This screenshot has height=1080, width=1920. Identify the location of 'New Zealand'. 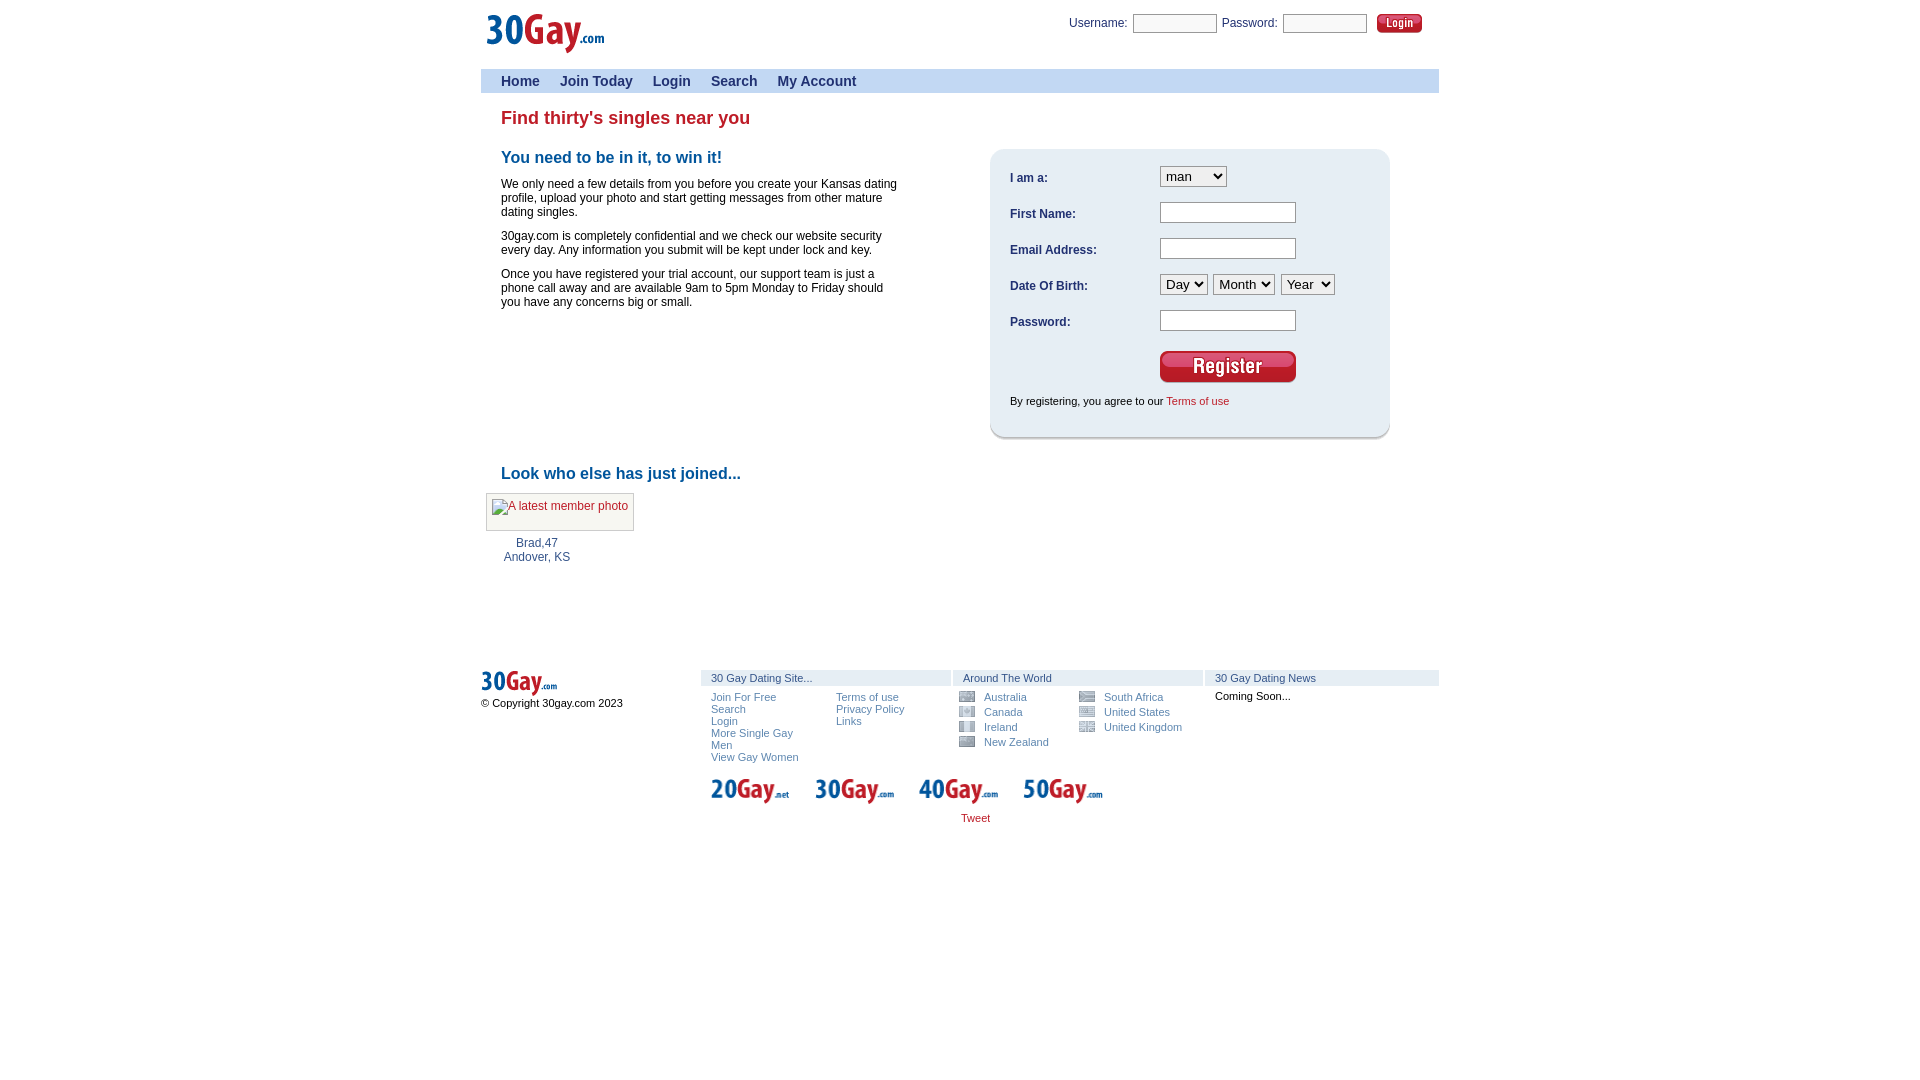
(958, 741).